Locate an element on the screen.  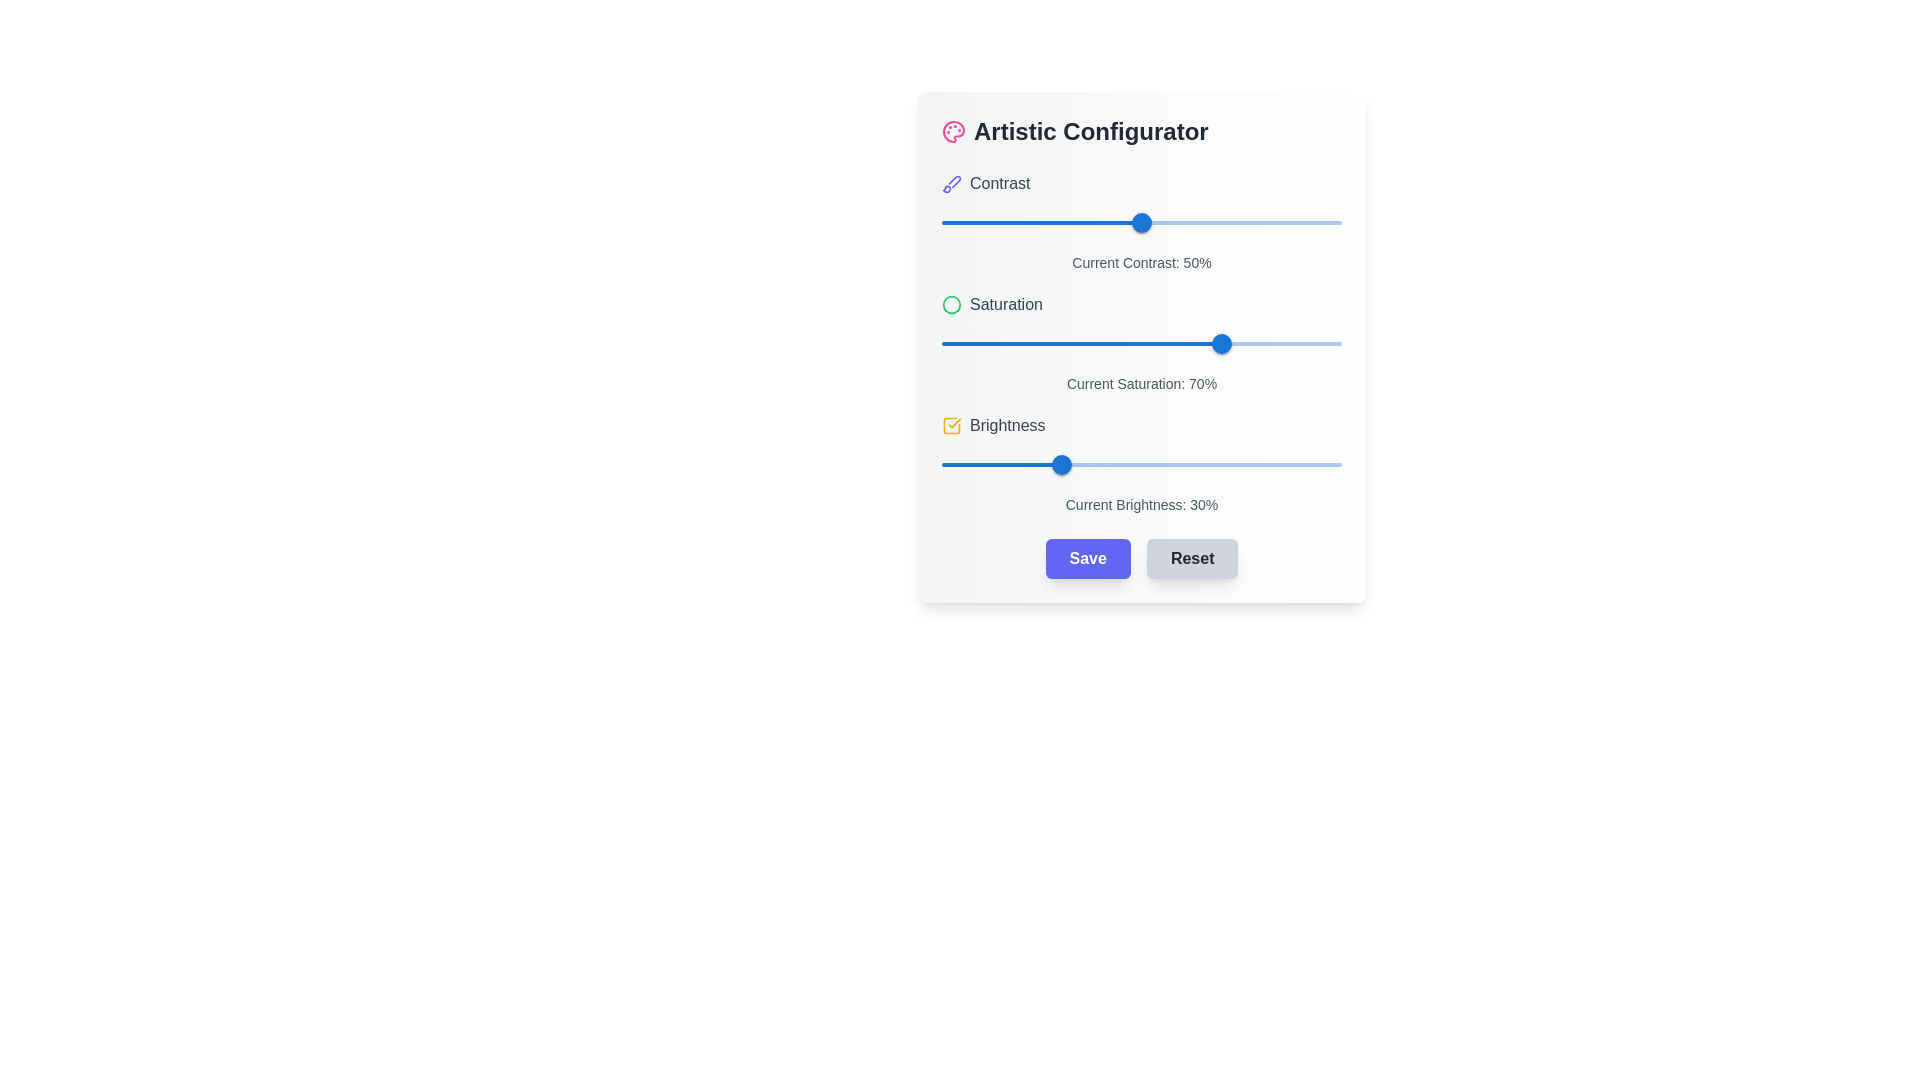
the Circle SVG graphic element that symbolizes the status next to the 'Saturation' text is located at coordinates (950, 304).